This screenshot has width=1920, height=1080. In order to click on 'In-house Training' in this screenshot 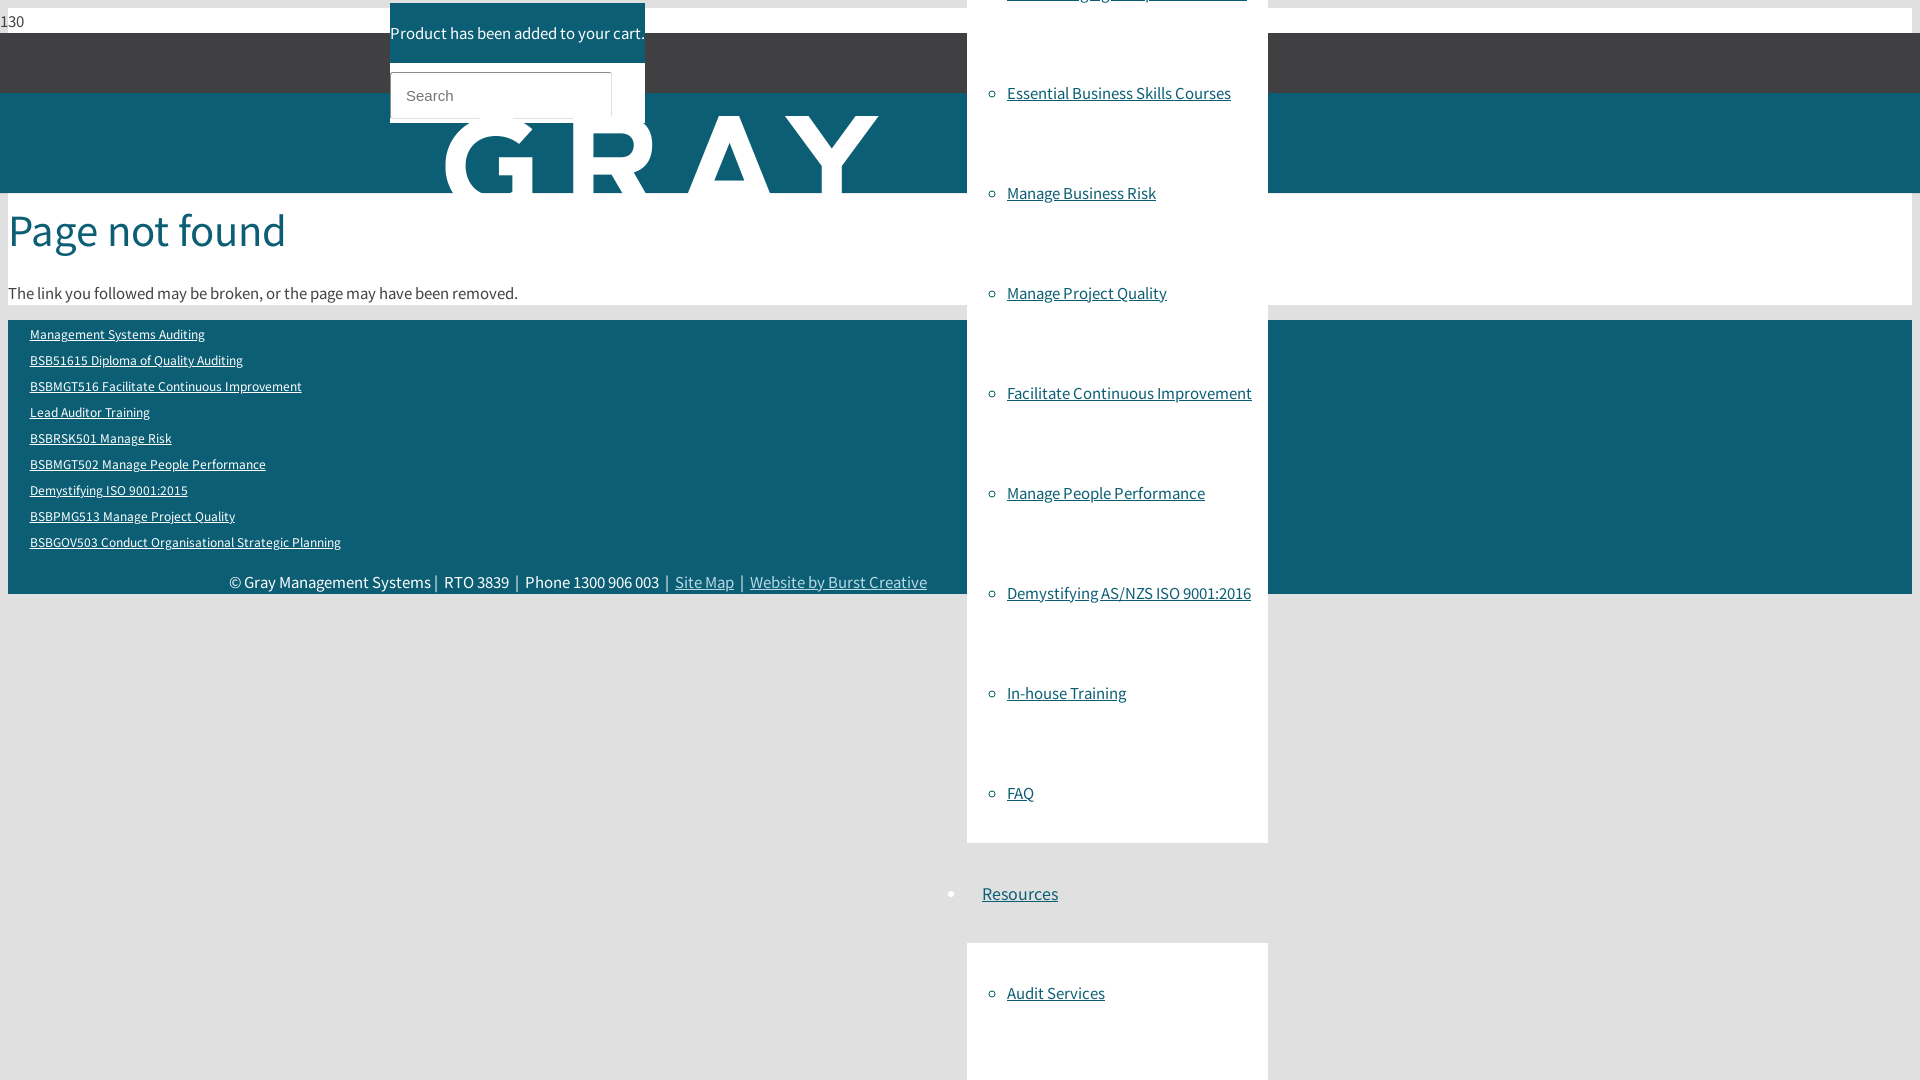, I will do `click(1065, 691)`.